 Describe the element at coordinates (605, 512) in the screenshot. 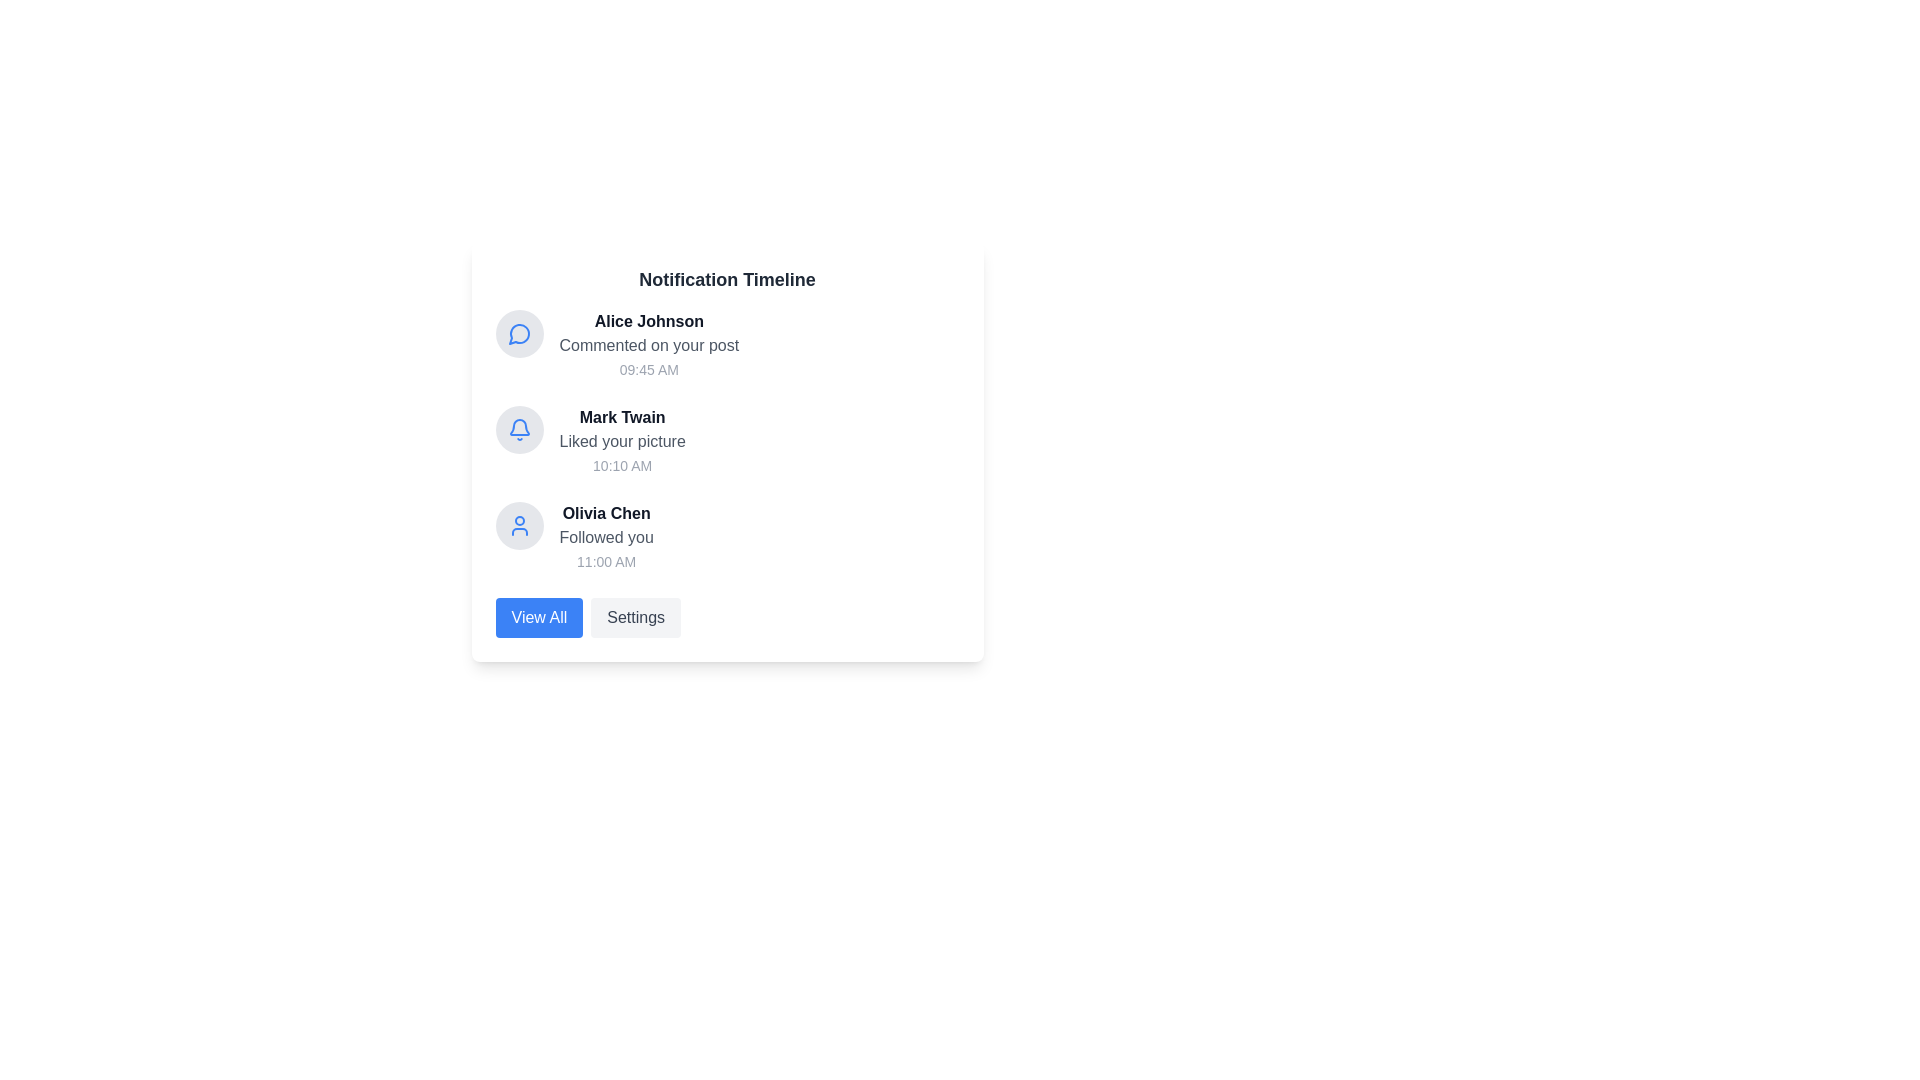

I see `the static text 'Olivia Chen' in the notification timeline` at that location.